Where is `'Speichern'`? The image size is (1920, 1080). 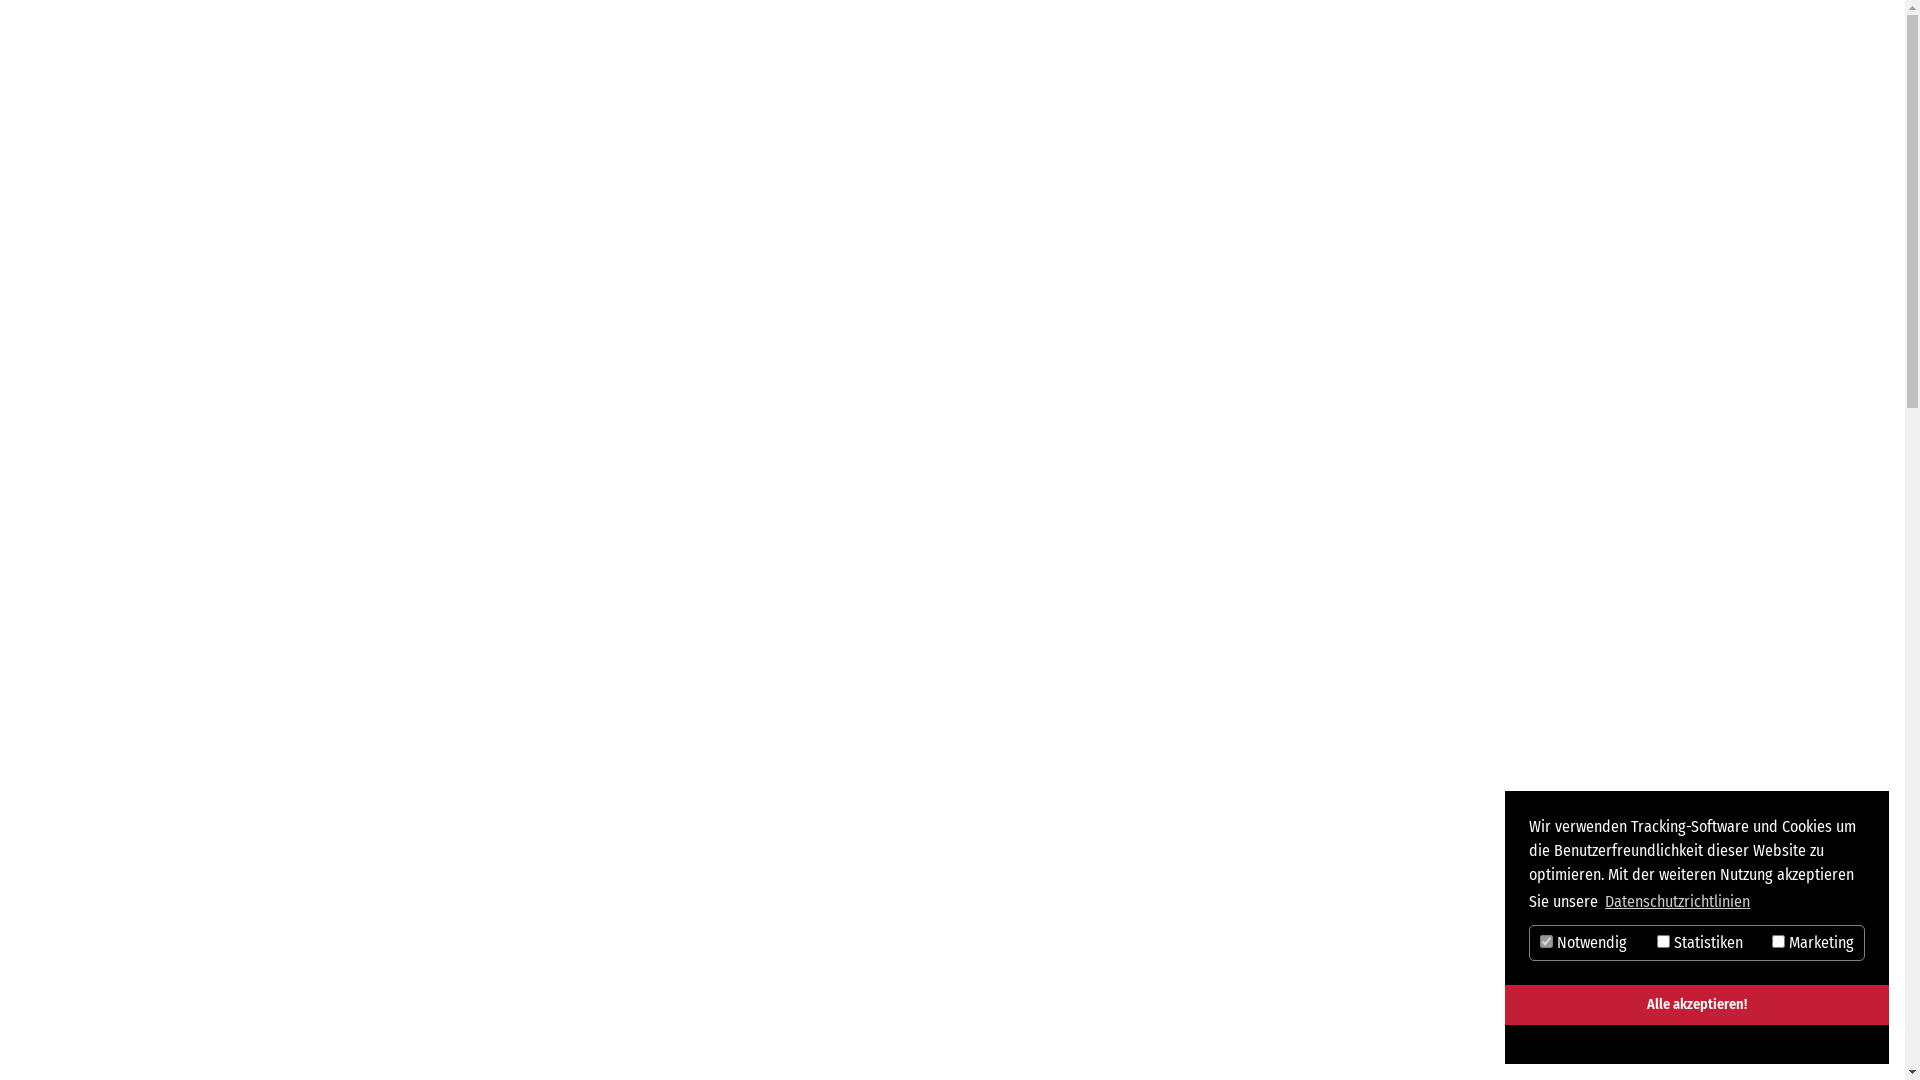
'Speichern' is located at coordinates (1601, 1043).